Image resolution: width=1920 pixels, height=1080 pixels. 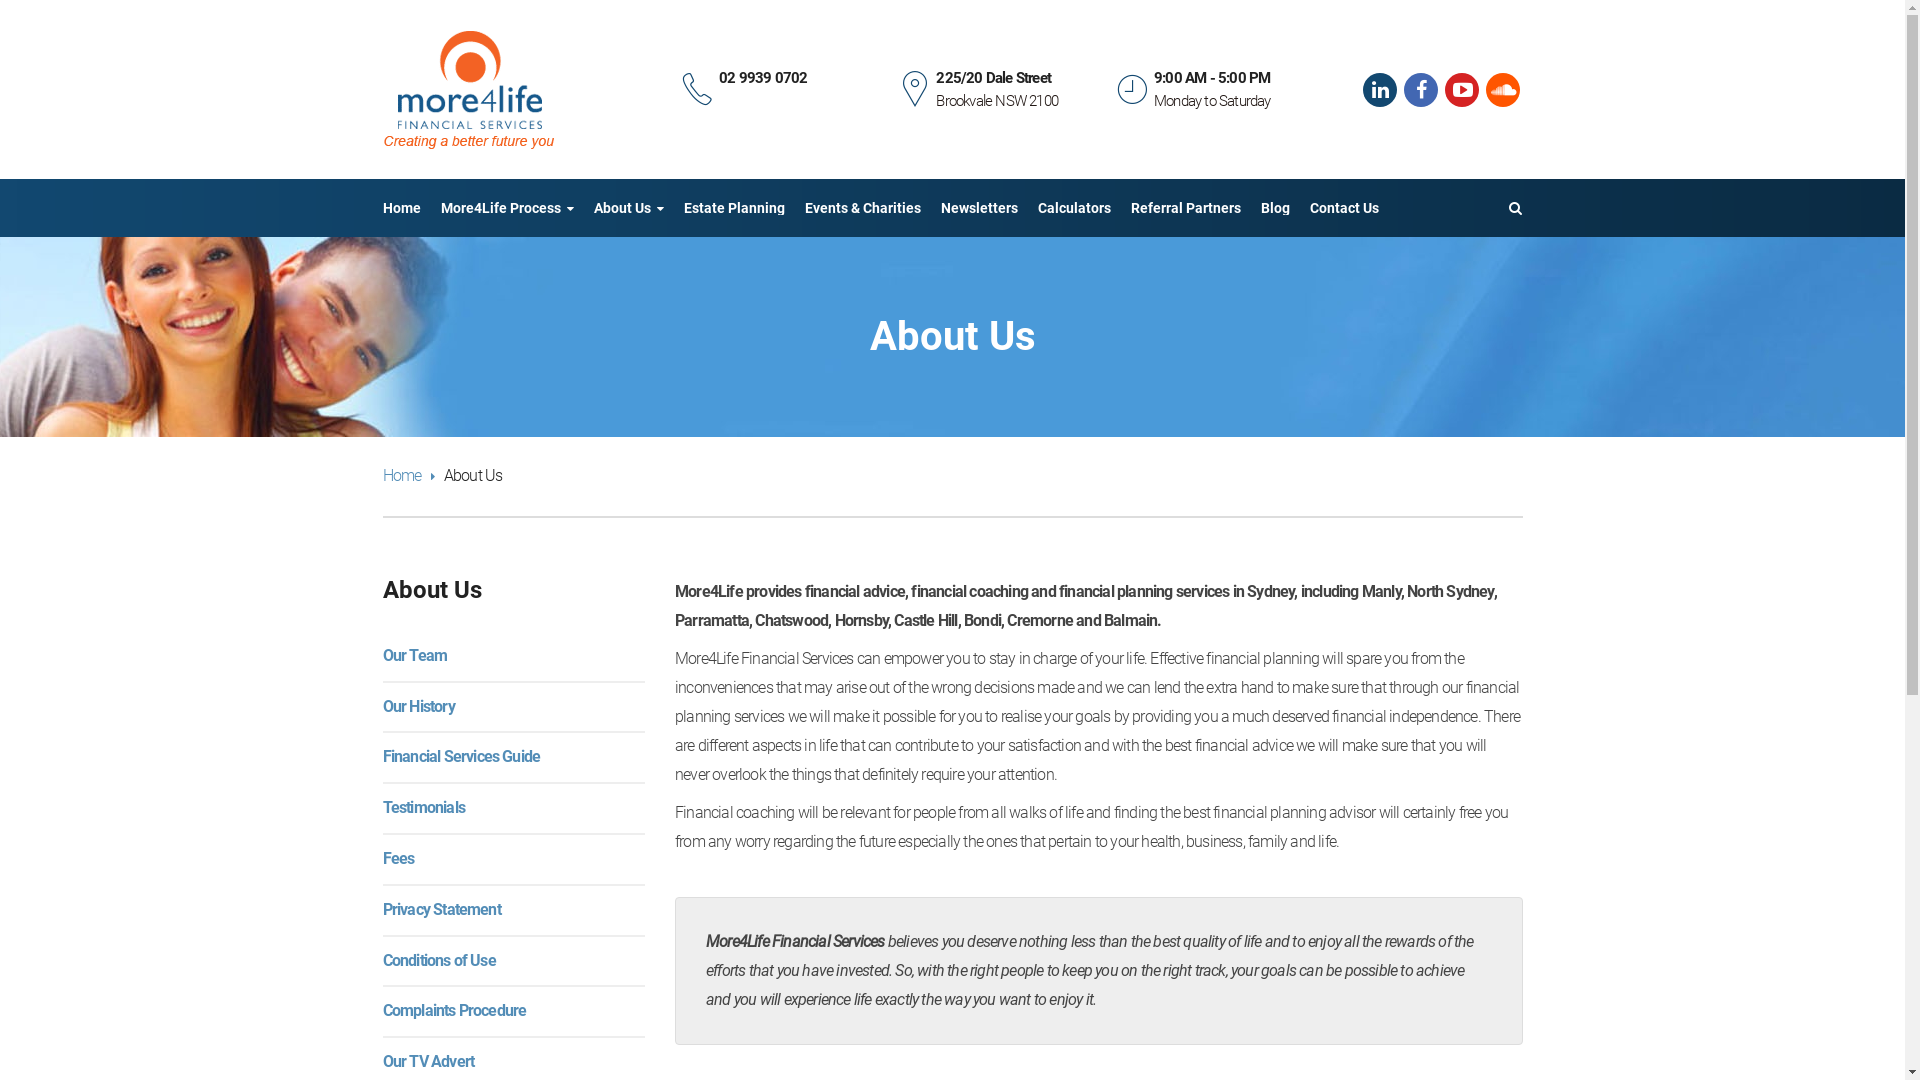 I want to click on 'Complaints Procedure', so click(x=453, y=1010).